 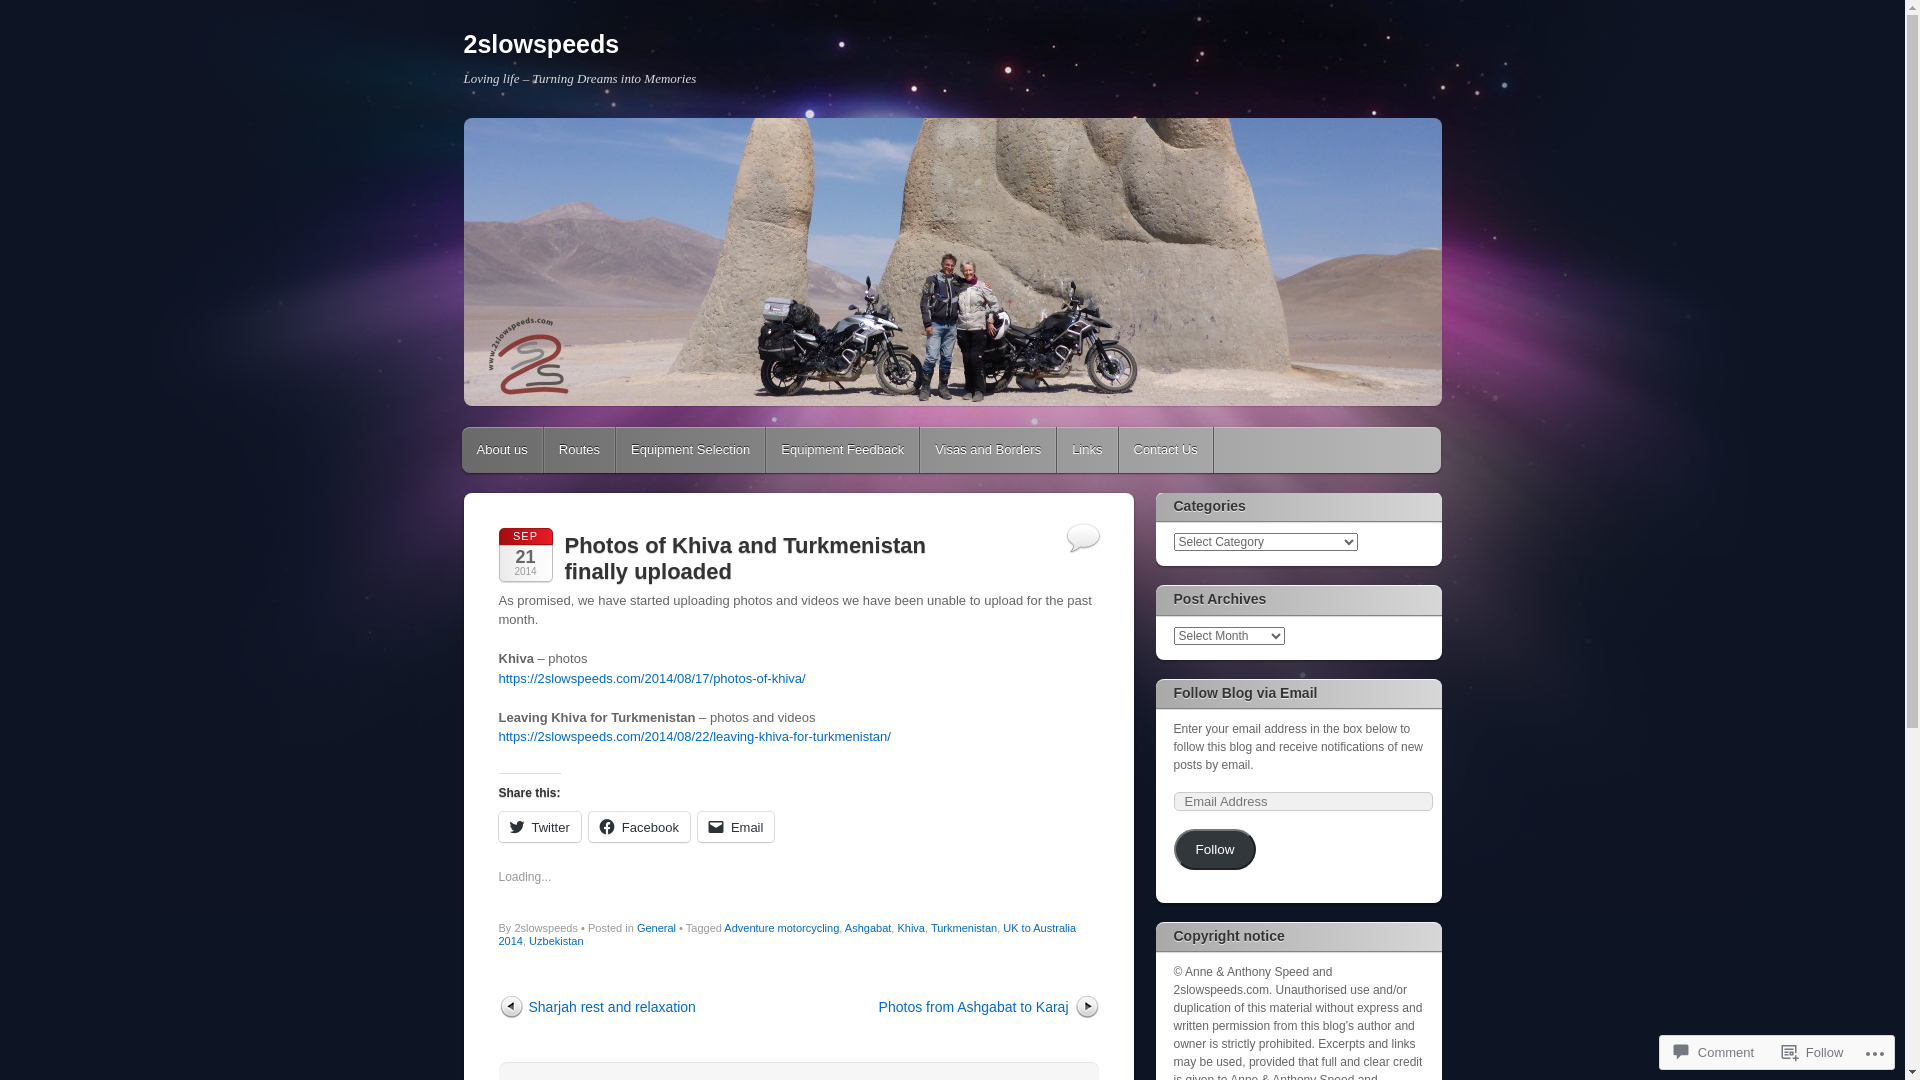 What do you see at coordinates (528, 941) in the screenshot?
I see `'Uzbekistan'` at bounding box center [528, 941].